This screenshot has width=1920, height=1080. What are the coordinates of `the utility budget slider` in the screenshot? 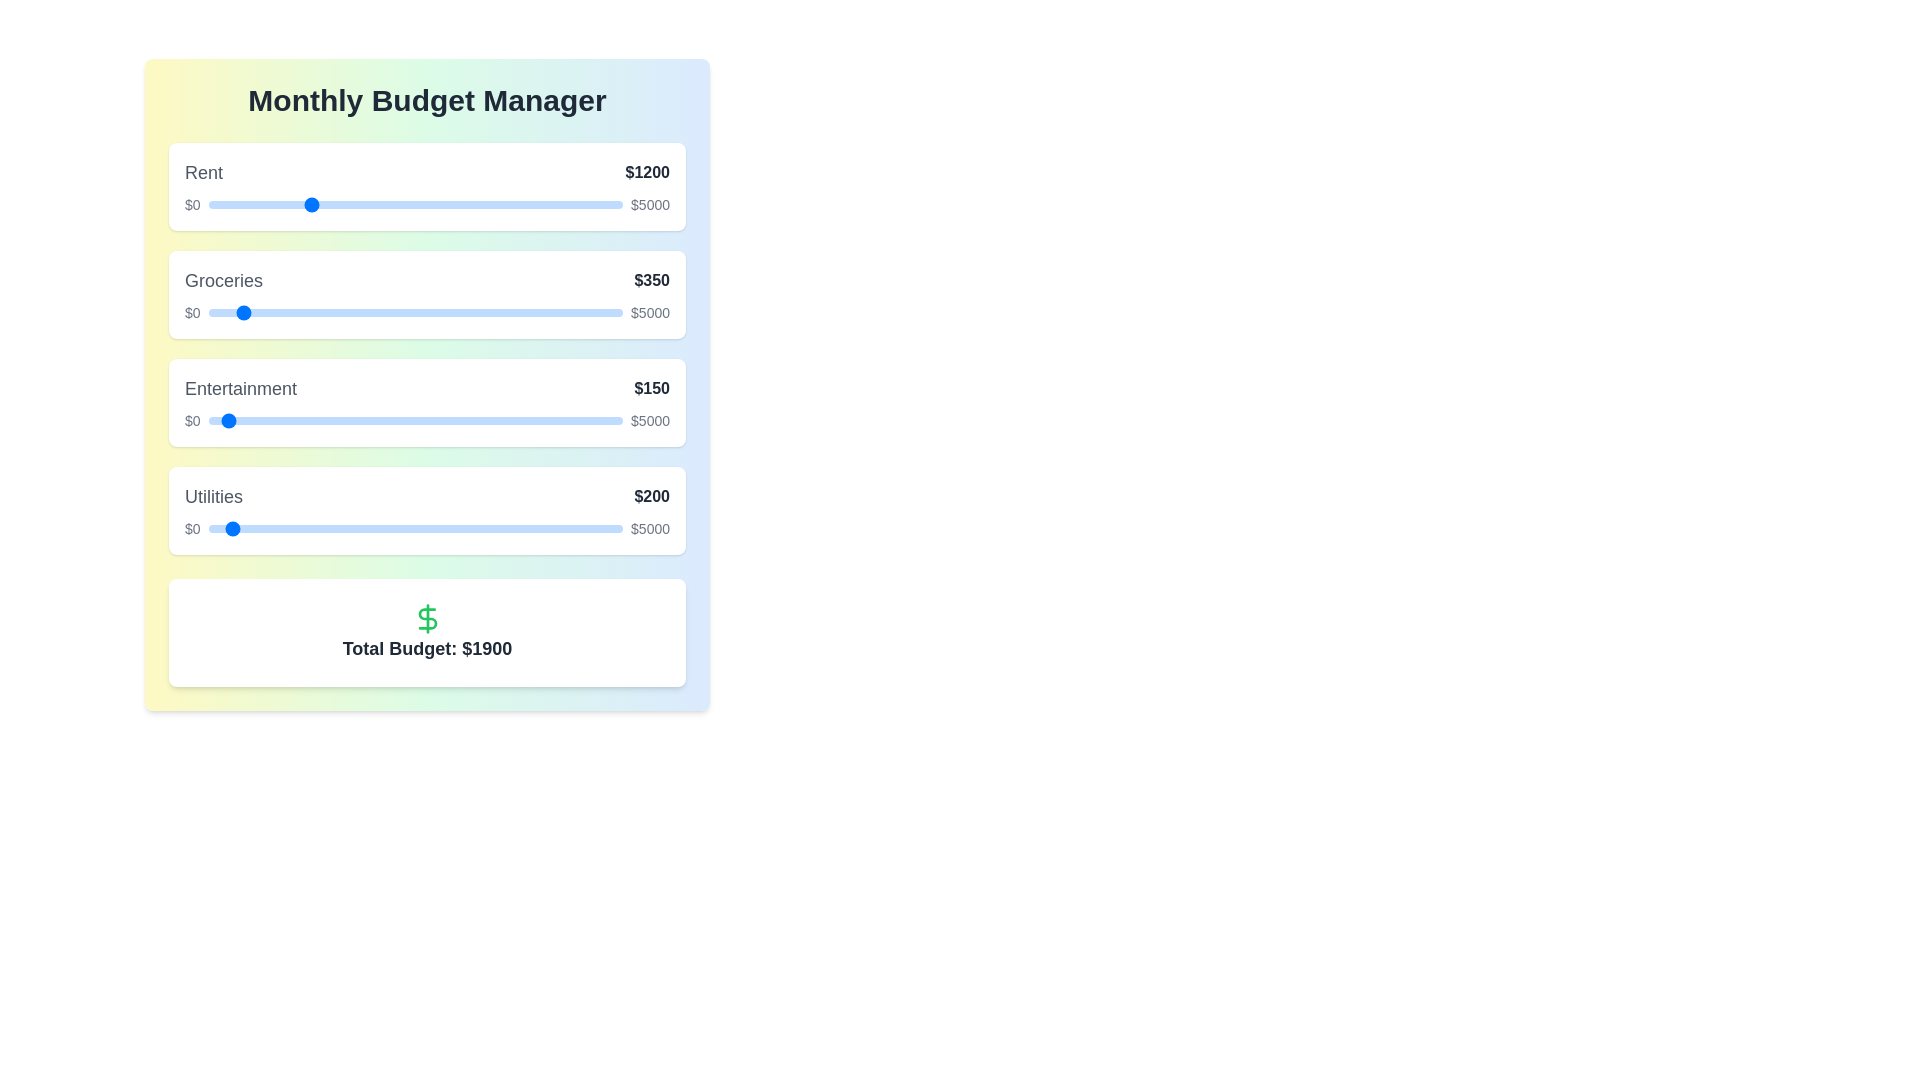 It's located at (373, 527).